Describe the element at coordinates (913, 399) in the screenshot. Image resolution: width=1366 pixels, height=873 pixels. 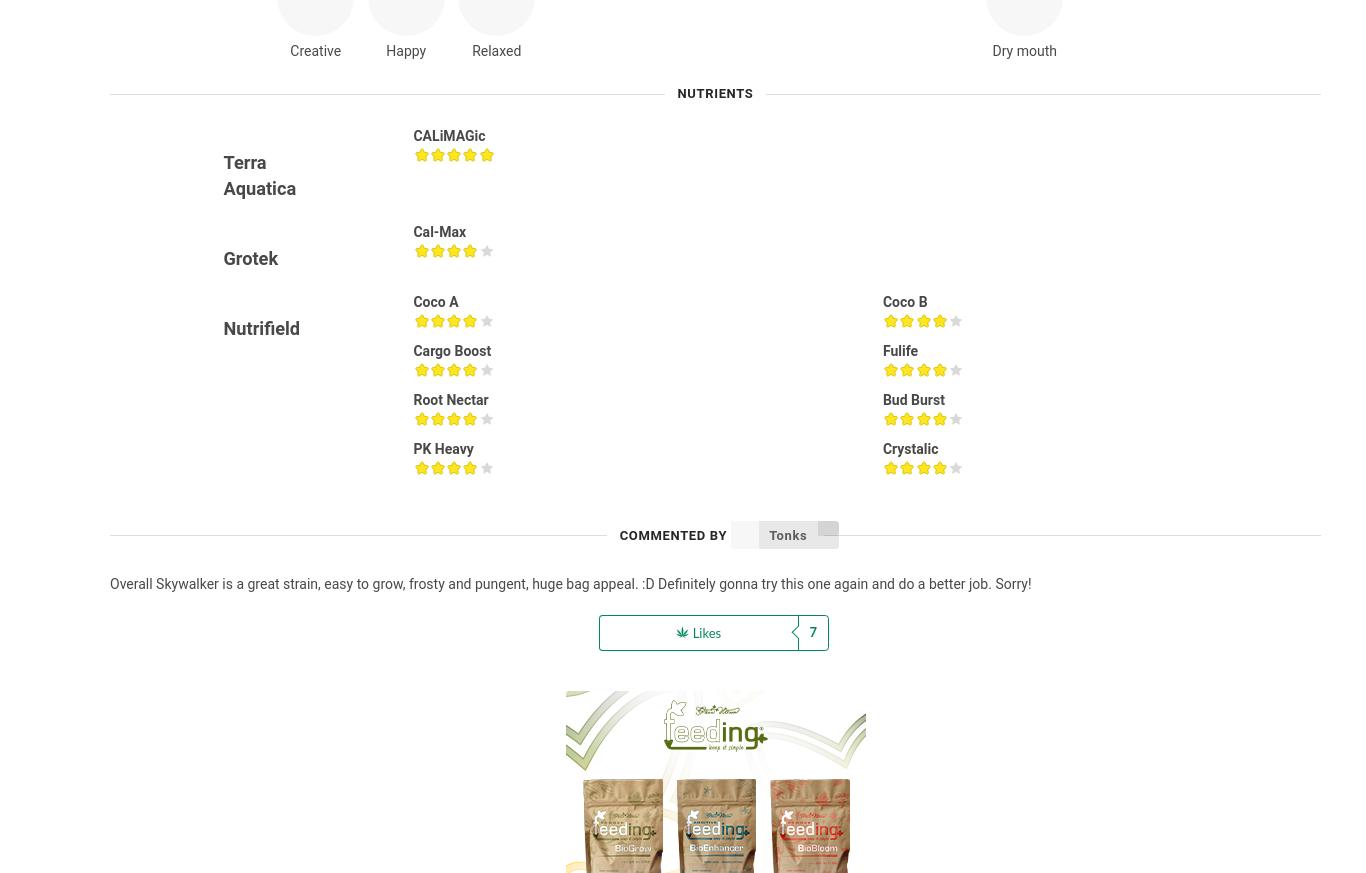
I see `'Bud Burst'` at that location.